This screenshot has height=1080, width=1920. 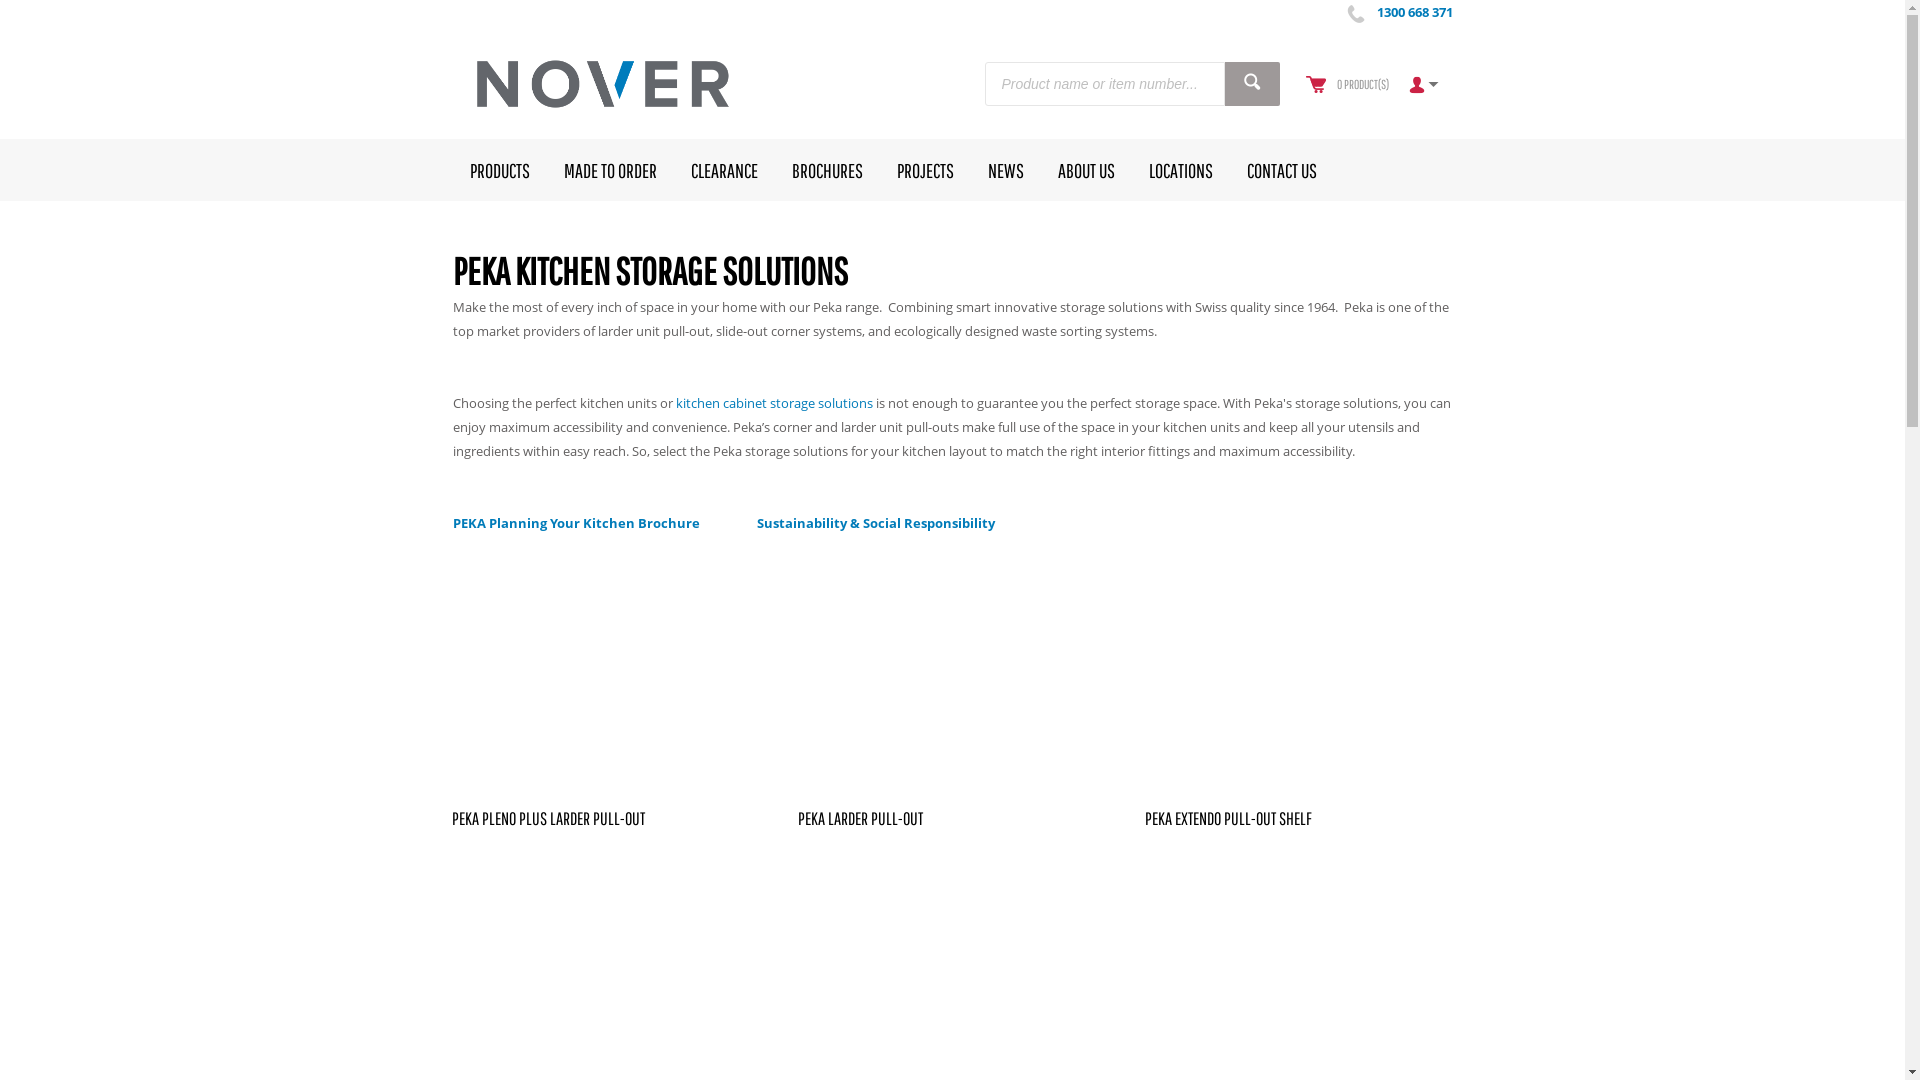 I want to click on '1300 668 371', so click(x=1413, y=11).